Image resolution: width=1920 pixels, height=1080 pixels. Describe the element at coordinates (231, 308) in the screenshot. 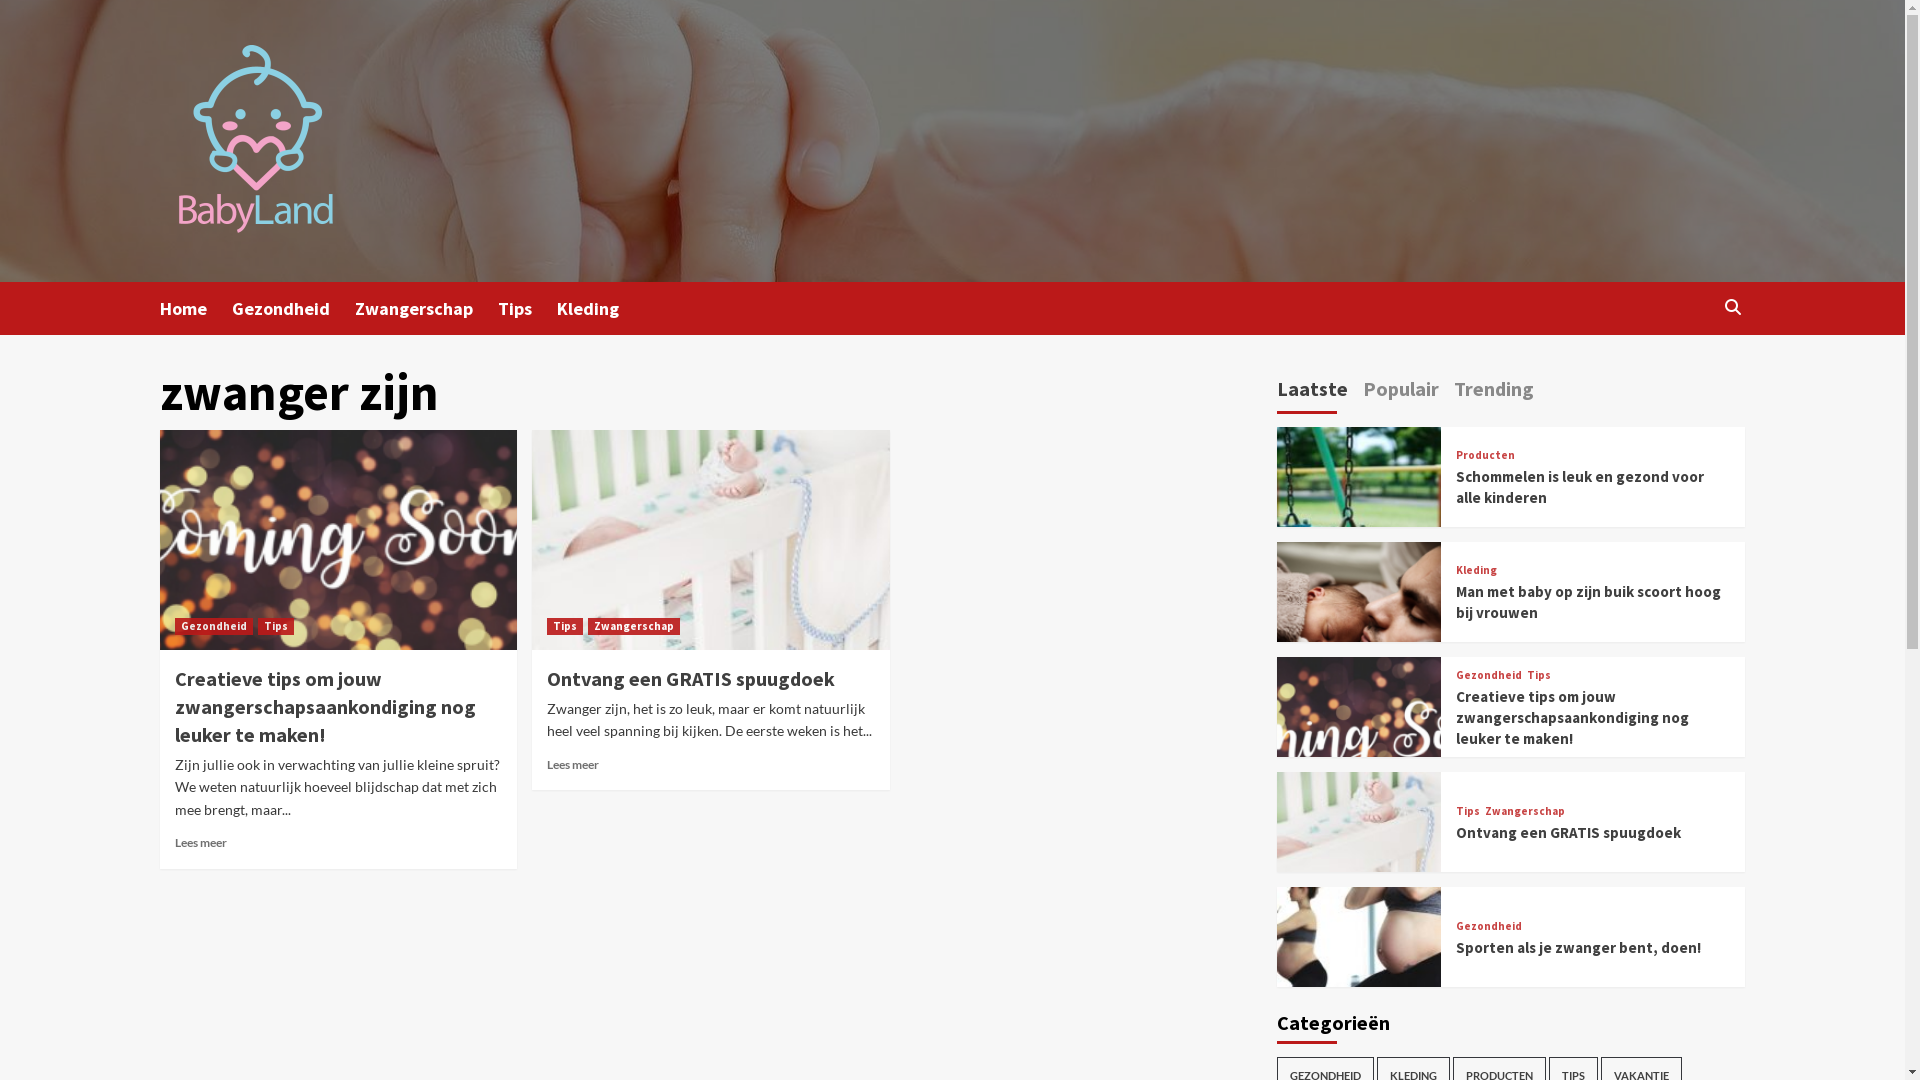

I see `'Gezondheid'` at that location.